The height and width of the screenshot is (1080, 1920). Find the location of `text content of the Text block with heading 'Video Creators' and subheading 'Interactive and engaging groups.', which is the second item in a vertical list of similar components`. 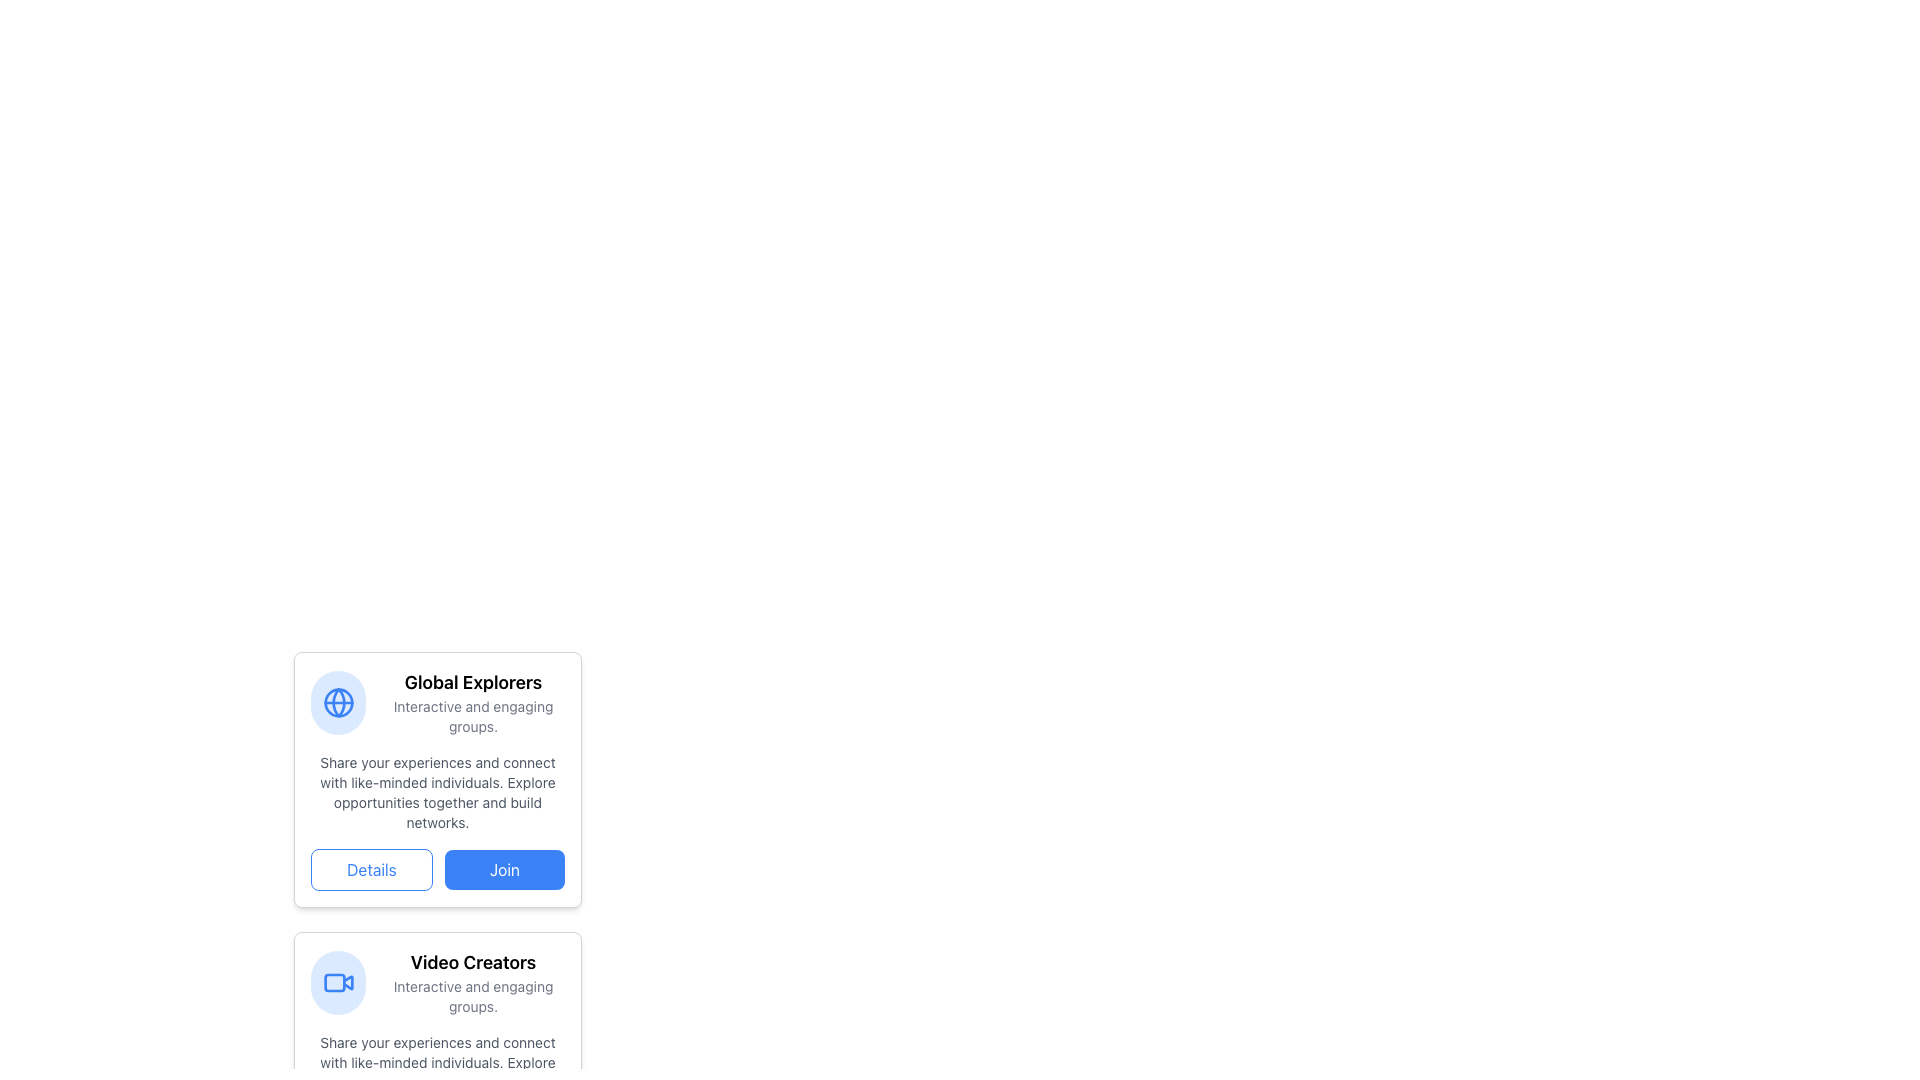

text content of the Text block with heading 'Video Creators' and subheading 'Interactive and engaging groups.', which is the second item in a vertical list of similar components is located at coordinates (472, 982).